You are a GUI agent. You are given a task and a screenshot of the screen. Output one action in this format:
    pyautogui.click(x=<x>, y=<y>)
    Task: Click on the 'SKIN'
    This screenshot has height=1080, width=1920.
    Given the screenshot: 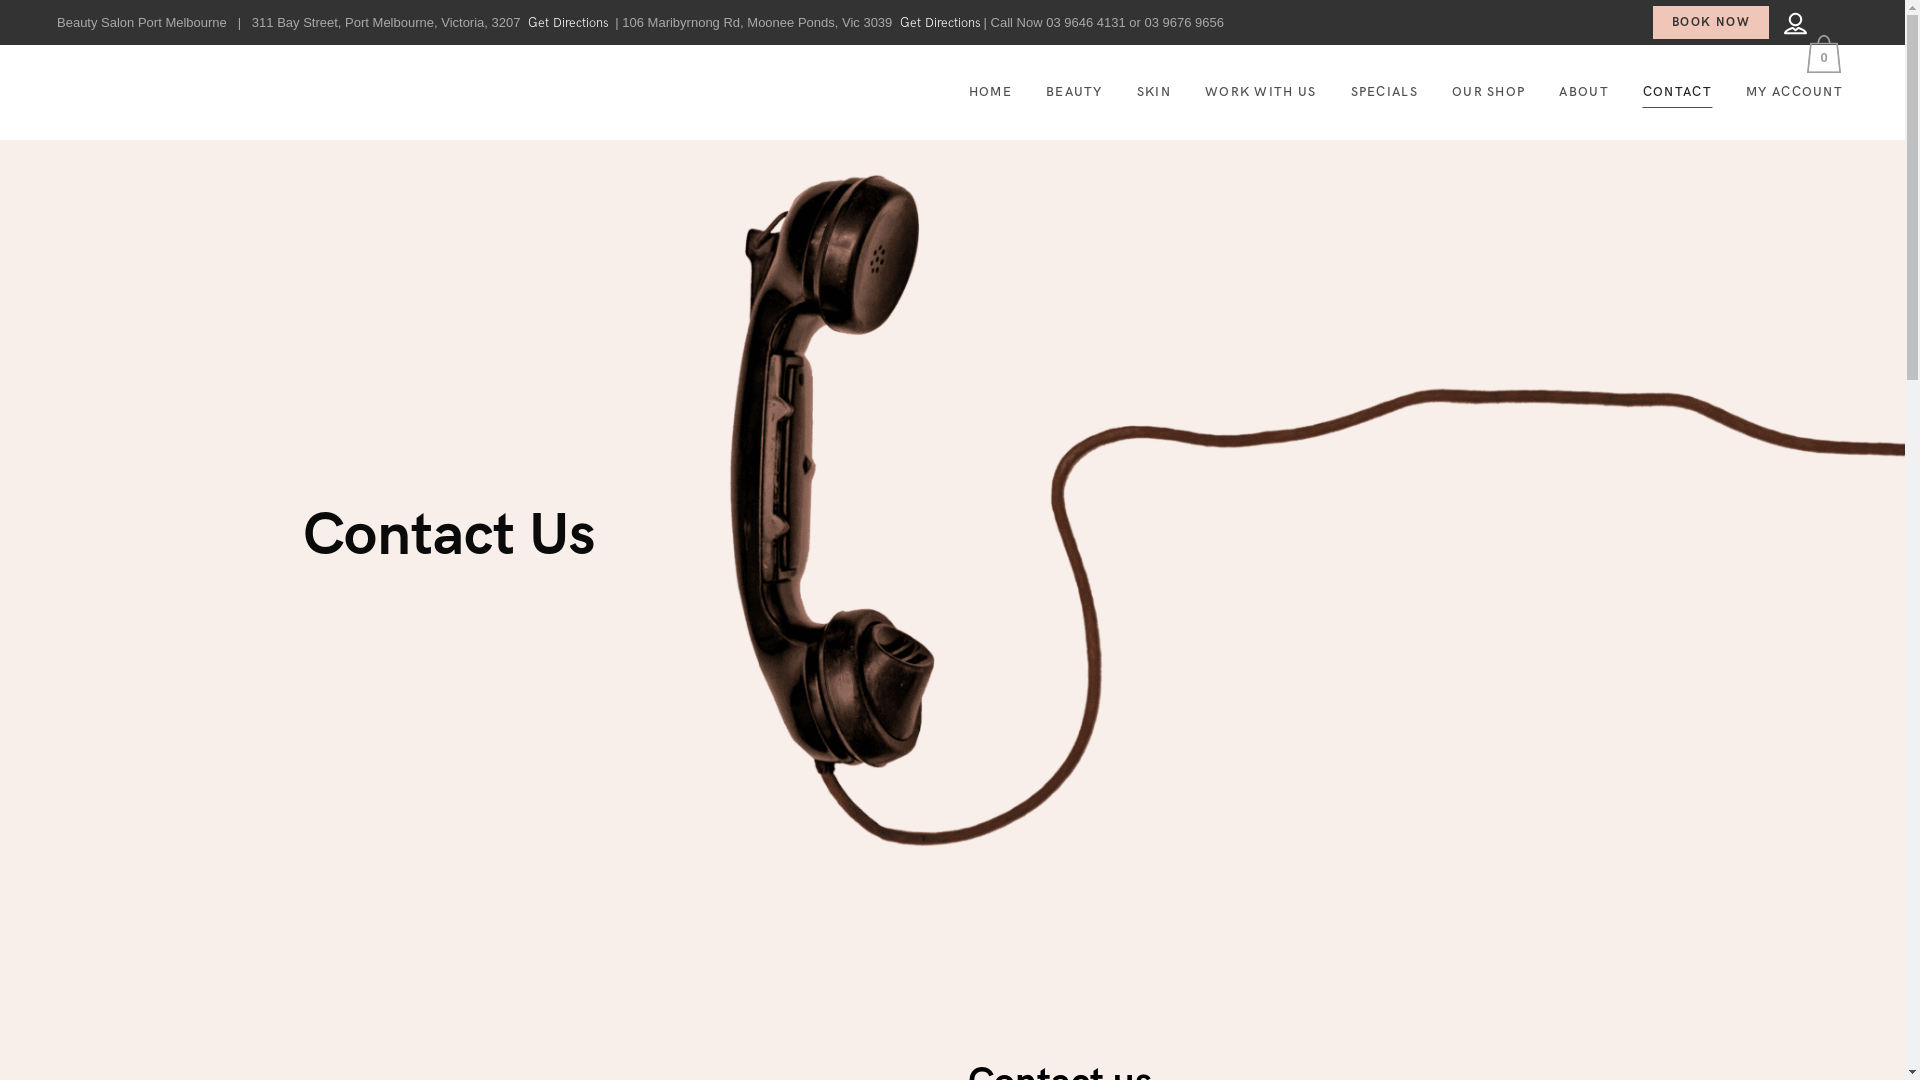 What is the action you would take?
    pyautogui.click(x=1153, y=92)
    